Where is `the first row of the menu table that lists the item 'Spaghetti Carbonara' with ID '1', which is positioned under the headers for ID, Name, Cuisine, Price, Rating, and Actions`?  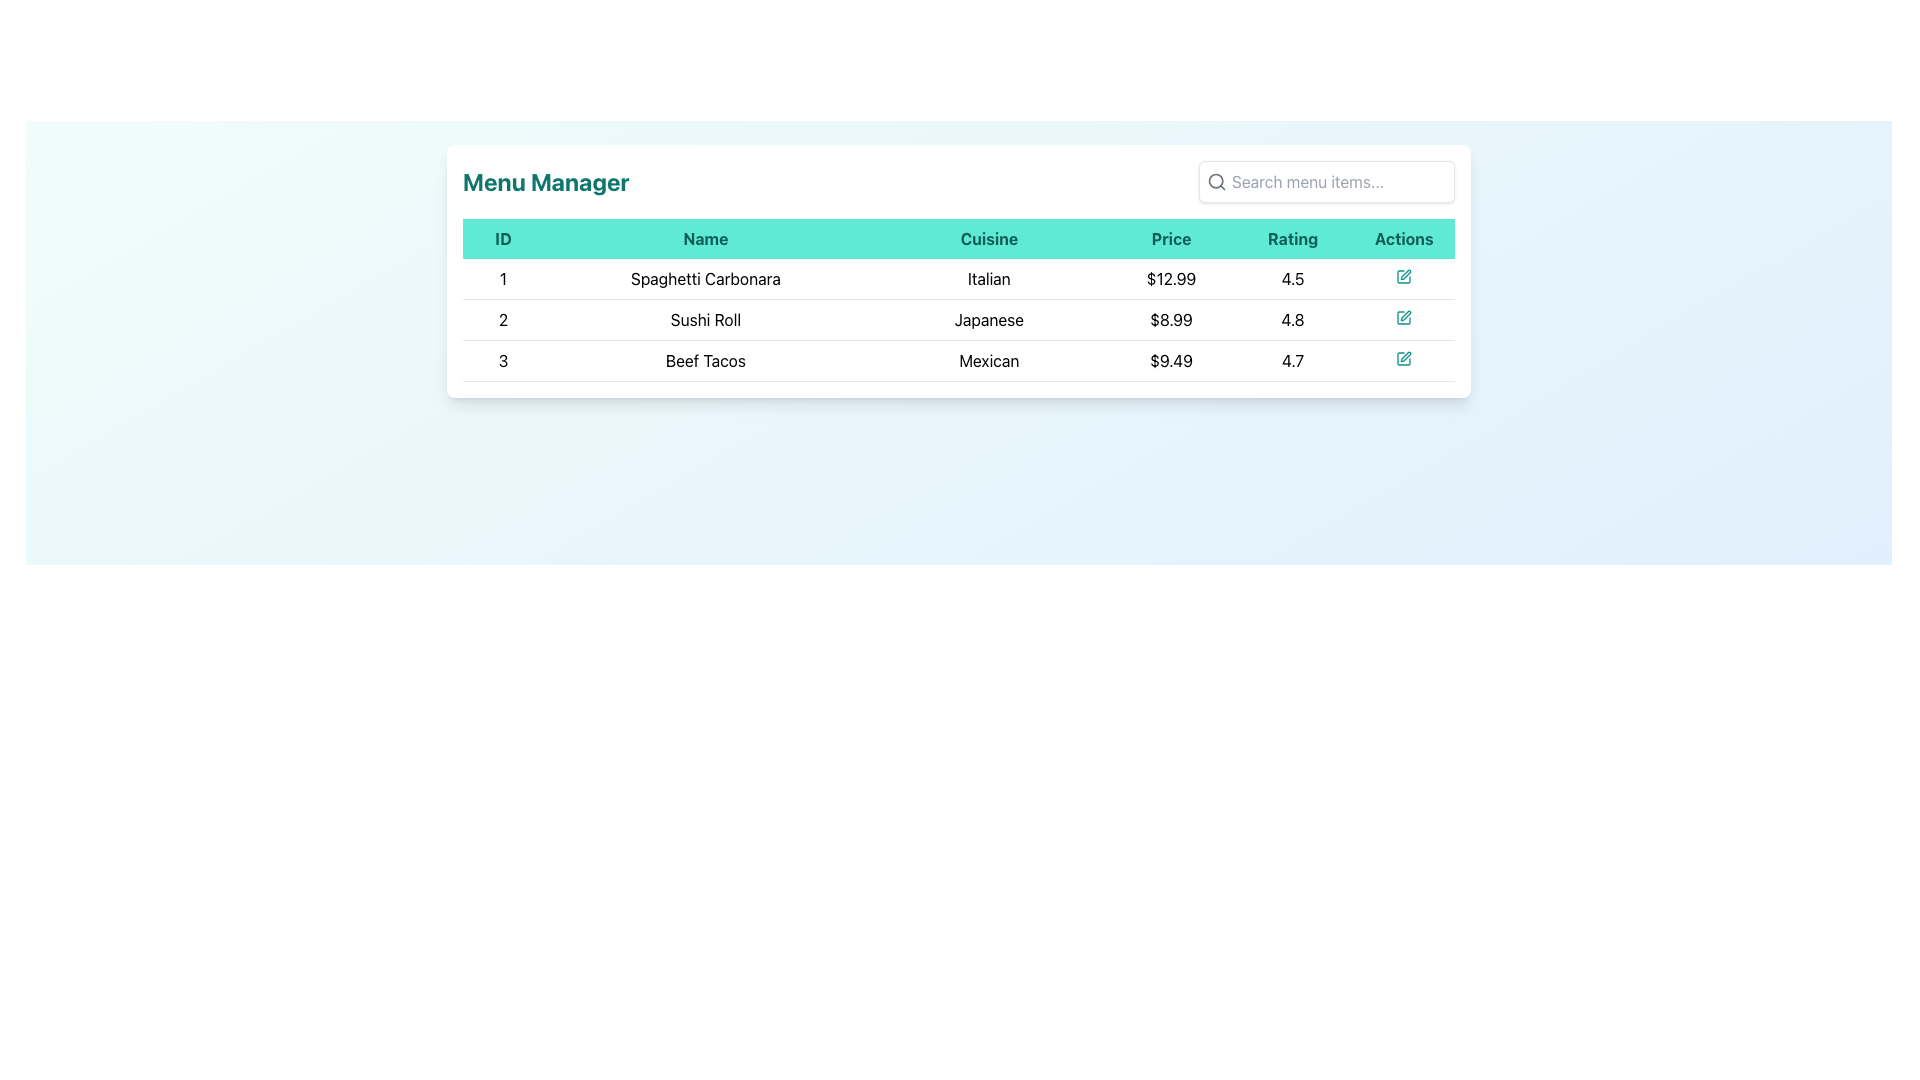
the first row of the menu table that lists the item 'Spaghetti Carbonara' with ID '1', which is positioned under the headers for ID, Name, Cuisine, Price, Rating, and Actions is located at coordinates (958, 278).